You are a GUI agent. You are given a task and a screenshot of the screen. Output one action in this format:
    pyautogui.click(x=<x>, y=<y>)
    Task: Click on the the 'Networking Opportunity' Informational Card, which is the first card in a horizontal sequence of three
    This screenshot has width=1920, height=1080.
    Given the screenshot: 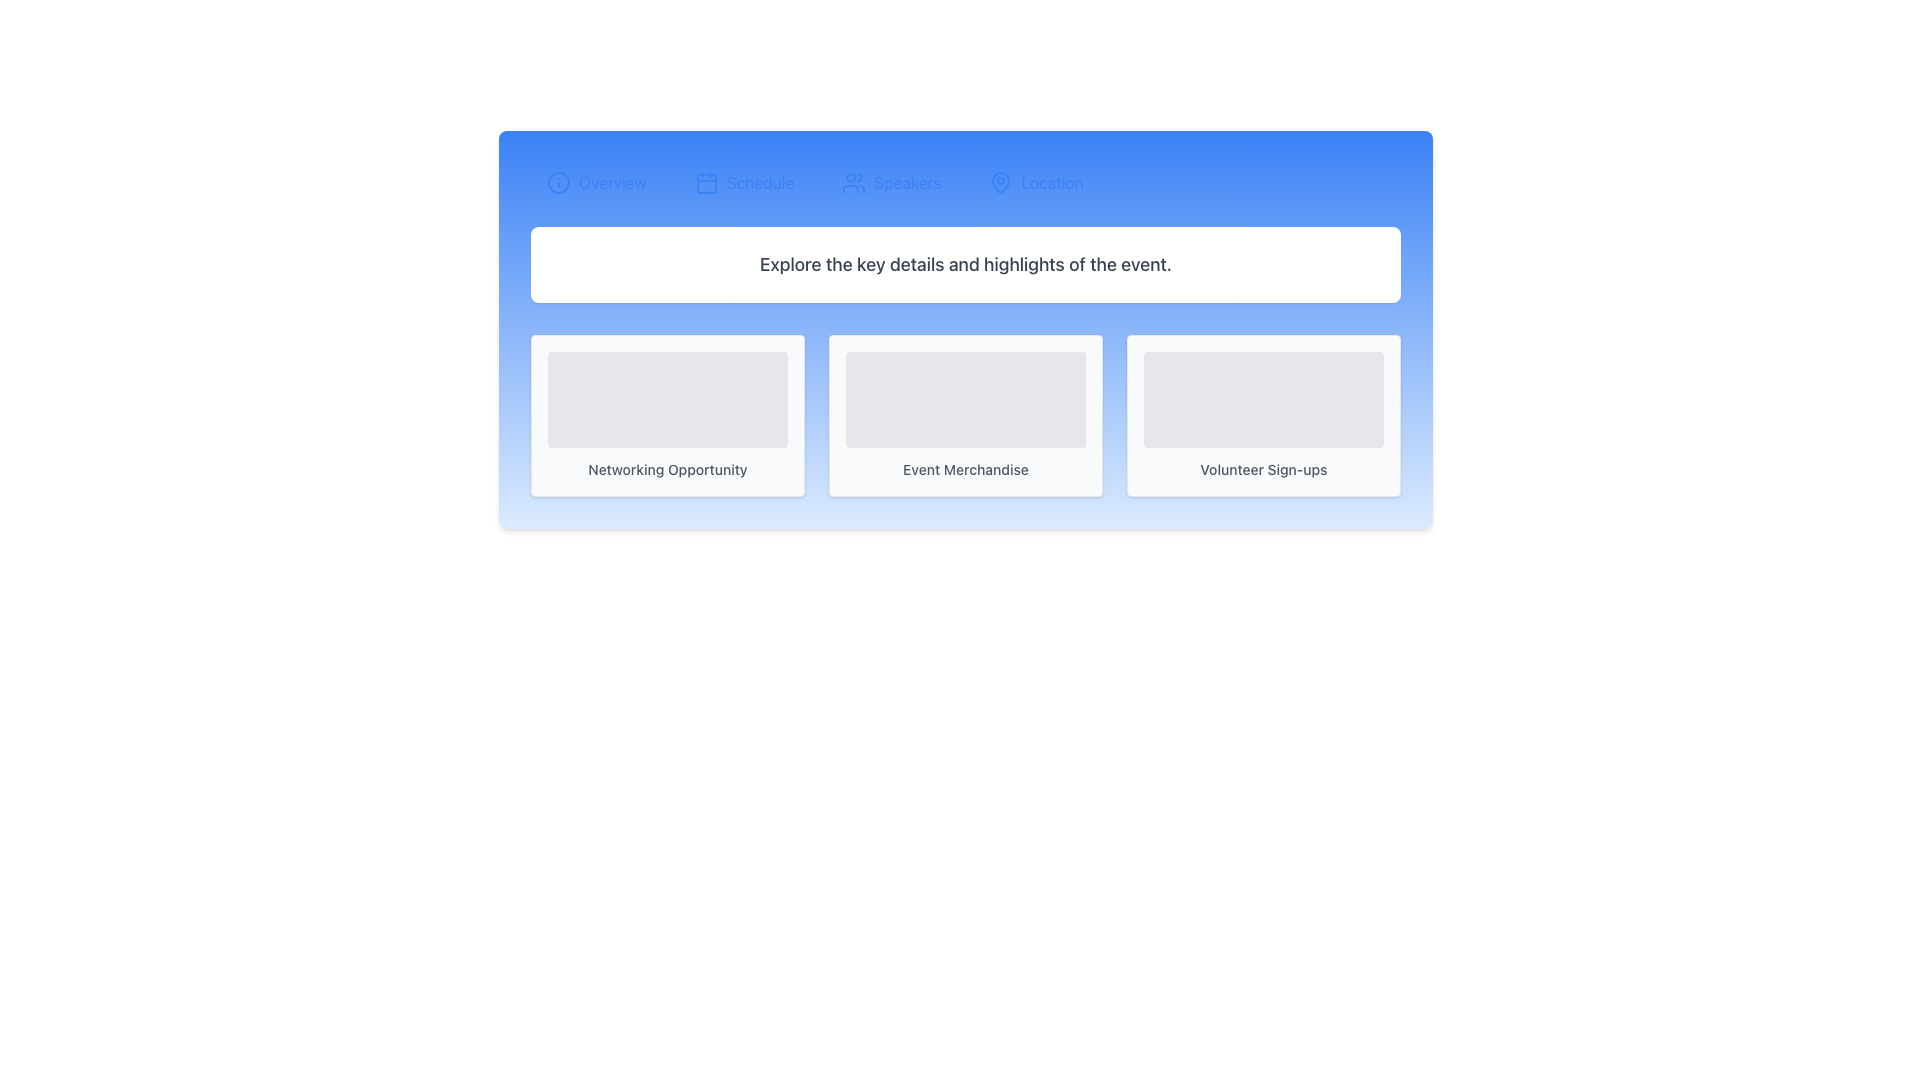 What is the action you would take?
    pyautogui.click(x=667, y=415)
    